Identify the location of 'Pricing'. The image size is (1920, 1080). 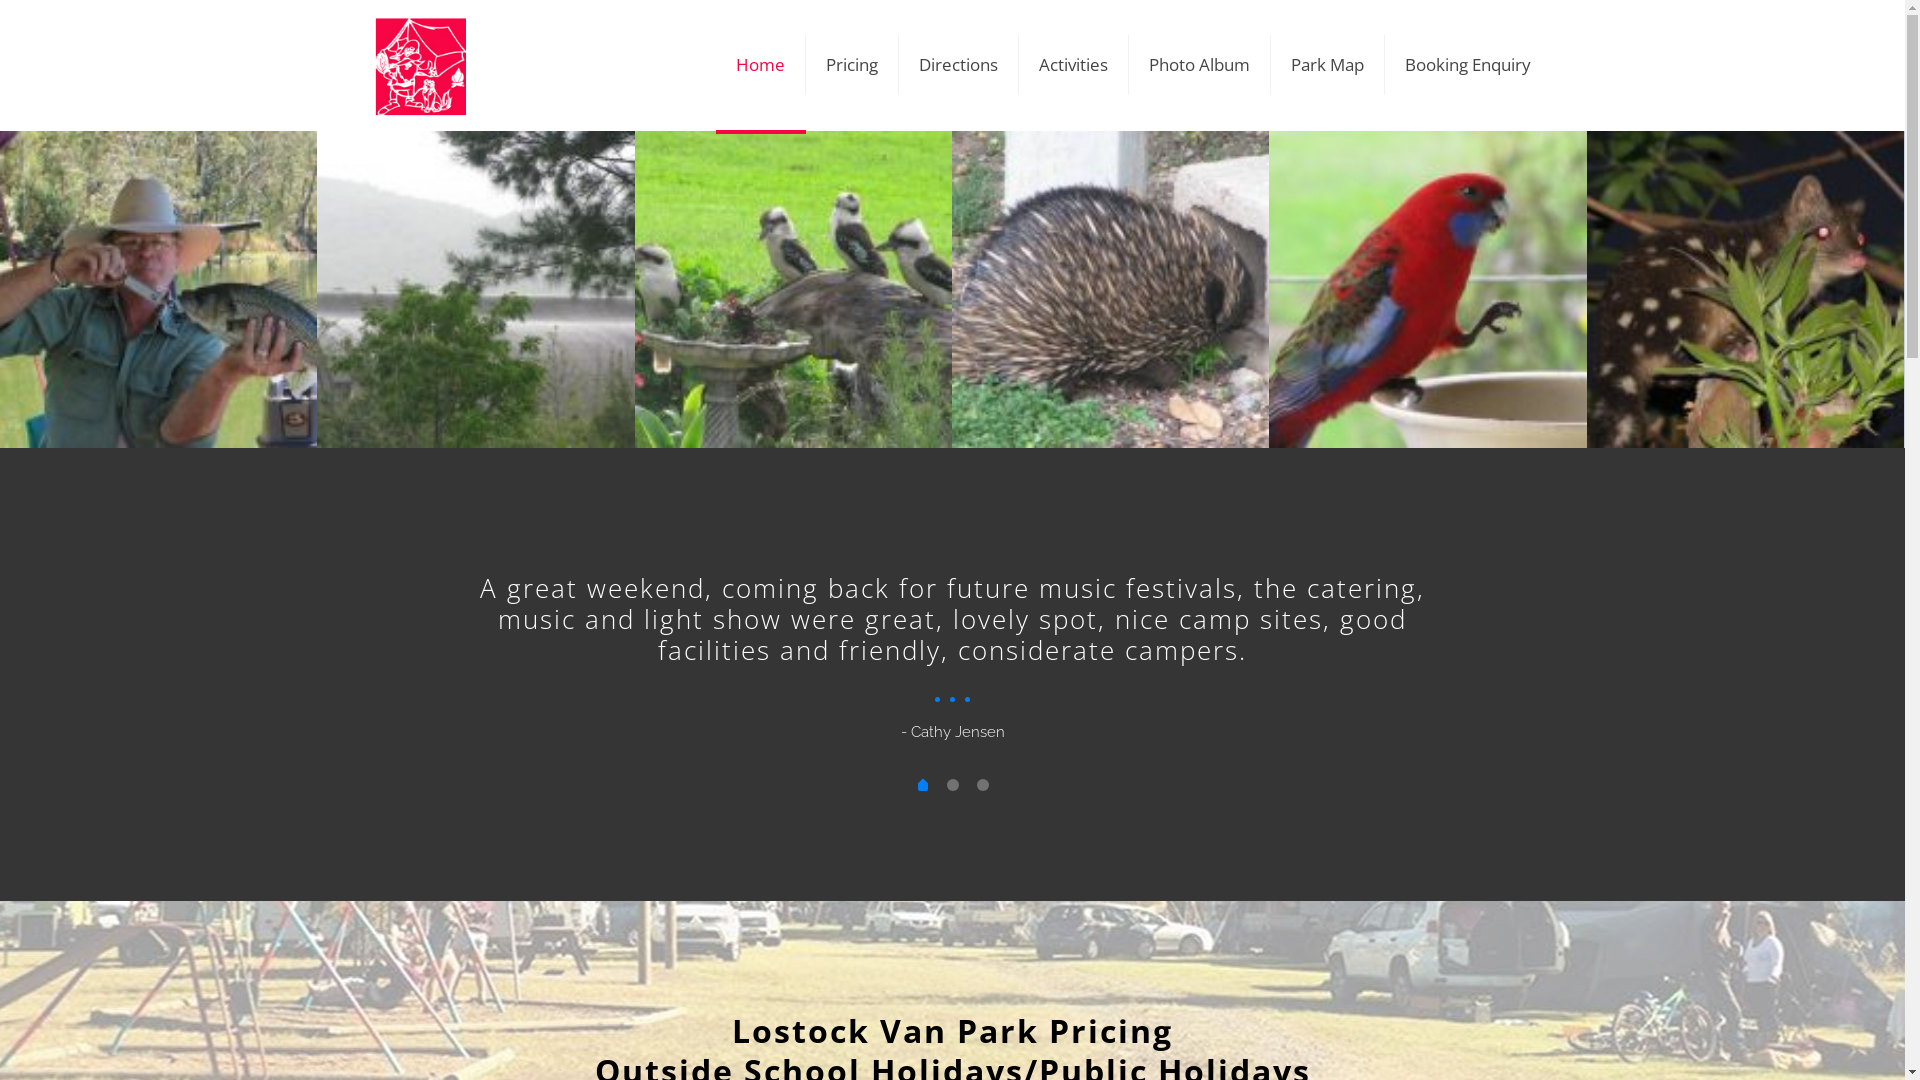
(806, 64).